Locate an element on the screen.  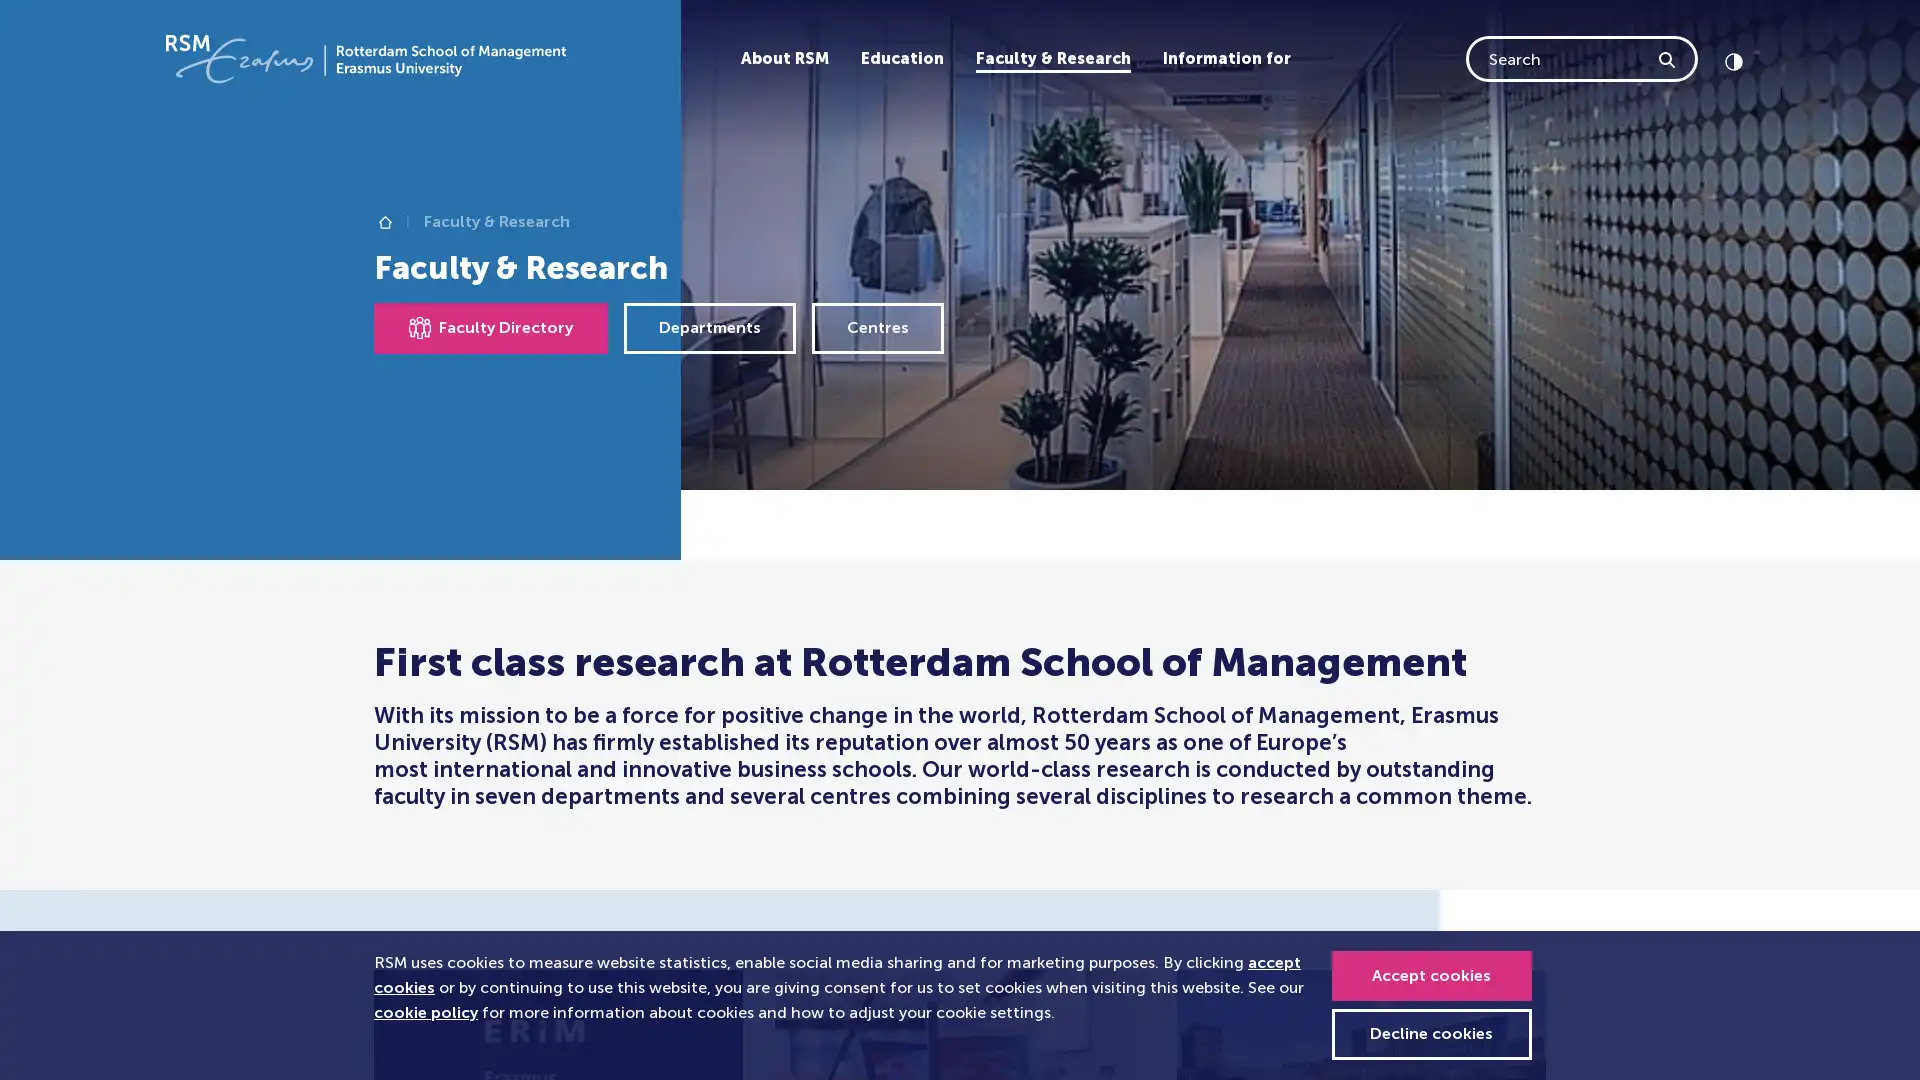
Click to set high contrast Contrast off is located at coordinates (1732, 57).